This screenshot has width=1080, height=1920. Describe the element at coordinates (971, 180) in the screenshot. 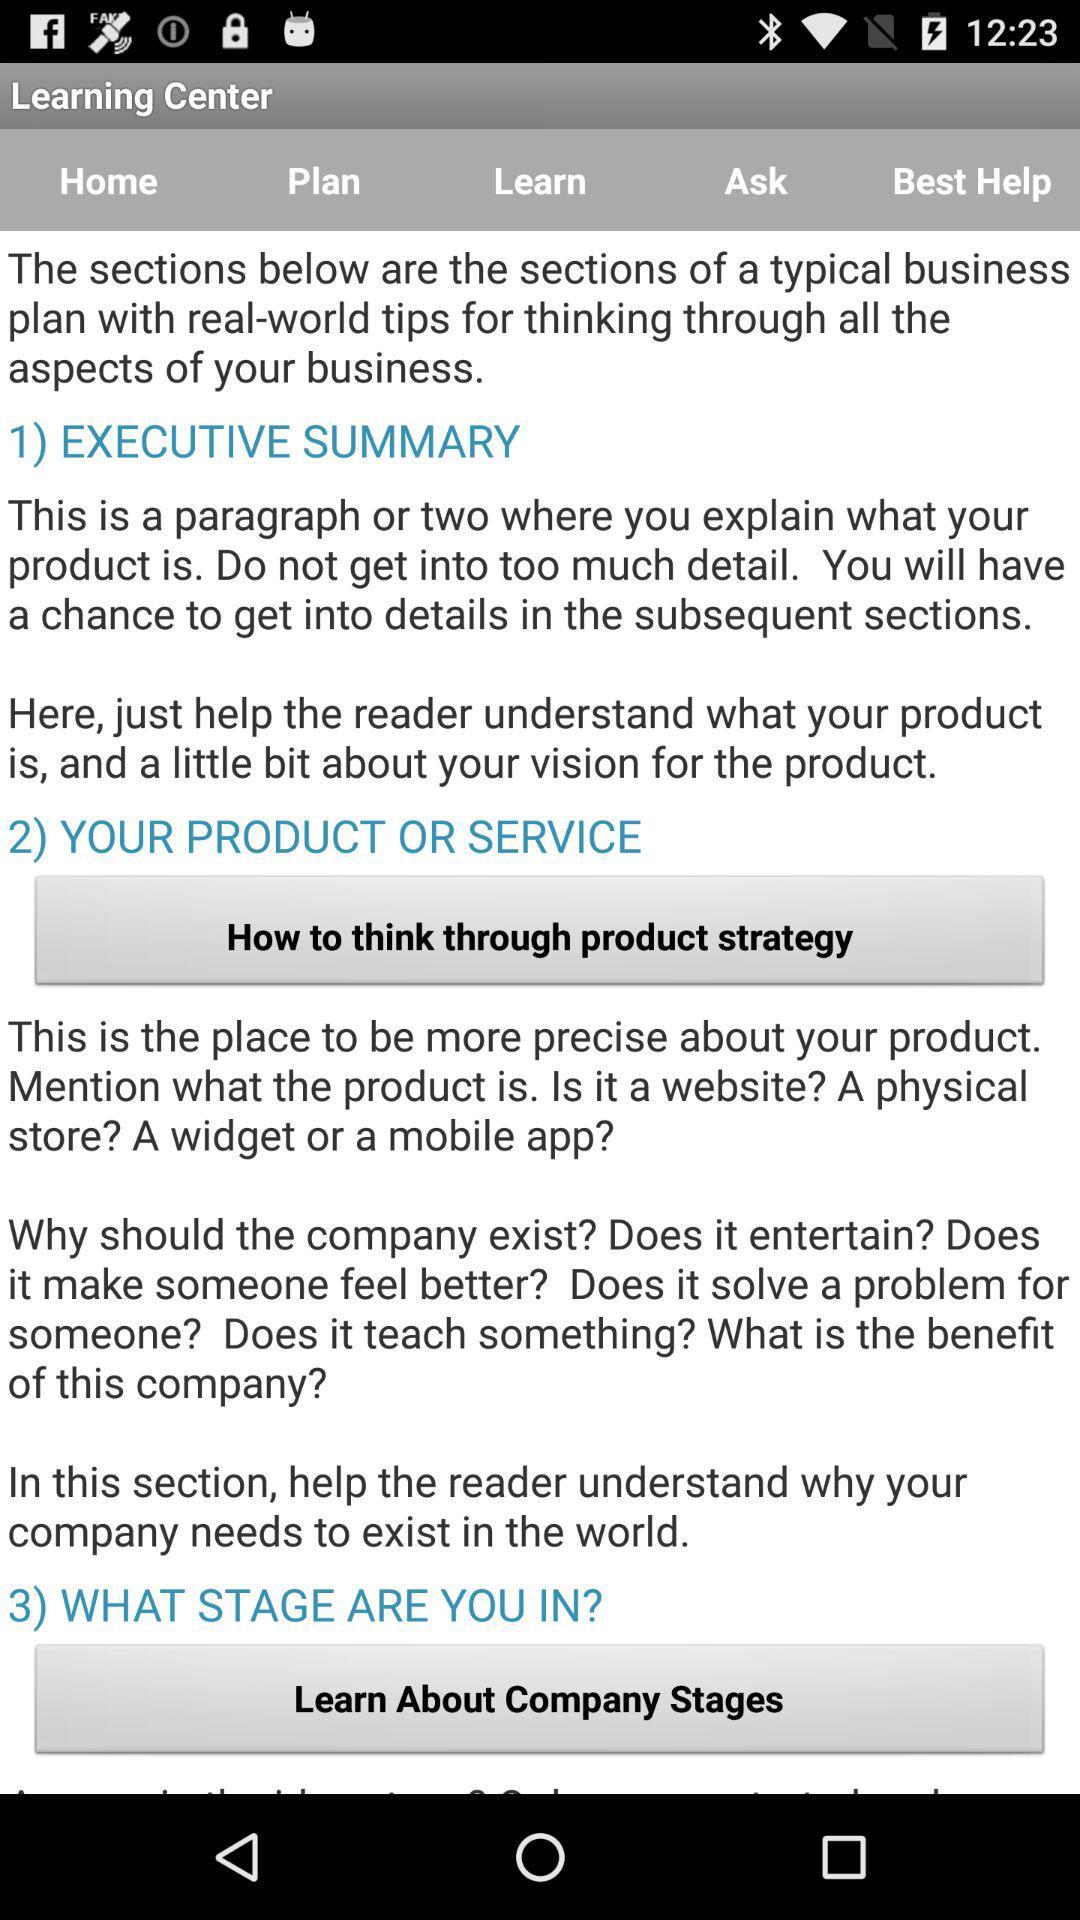

I see `the app below the learning center icon` at that location.